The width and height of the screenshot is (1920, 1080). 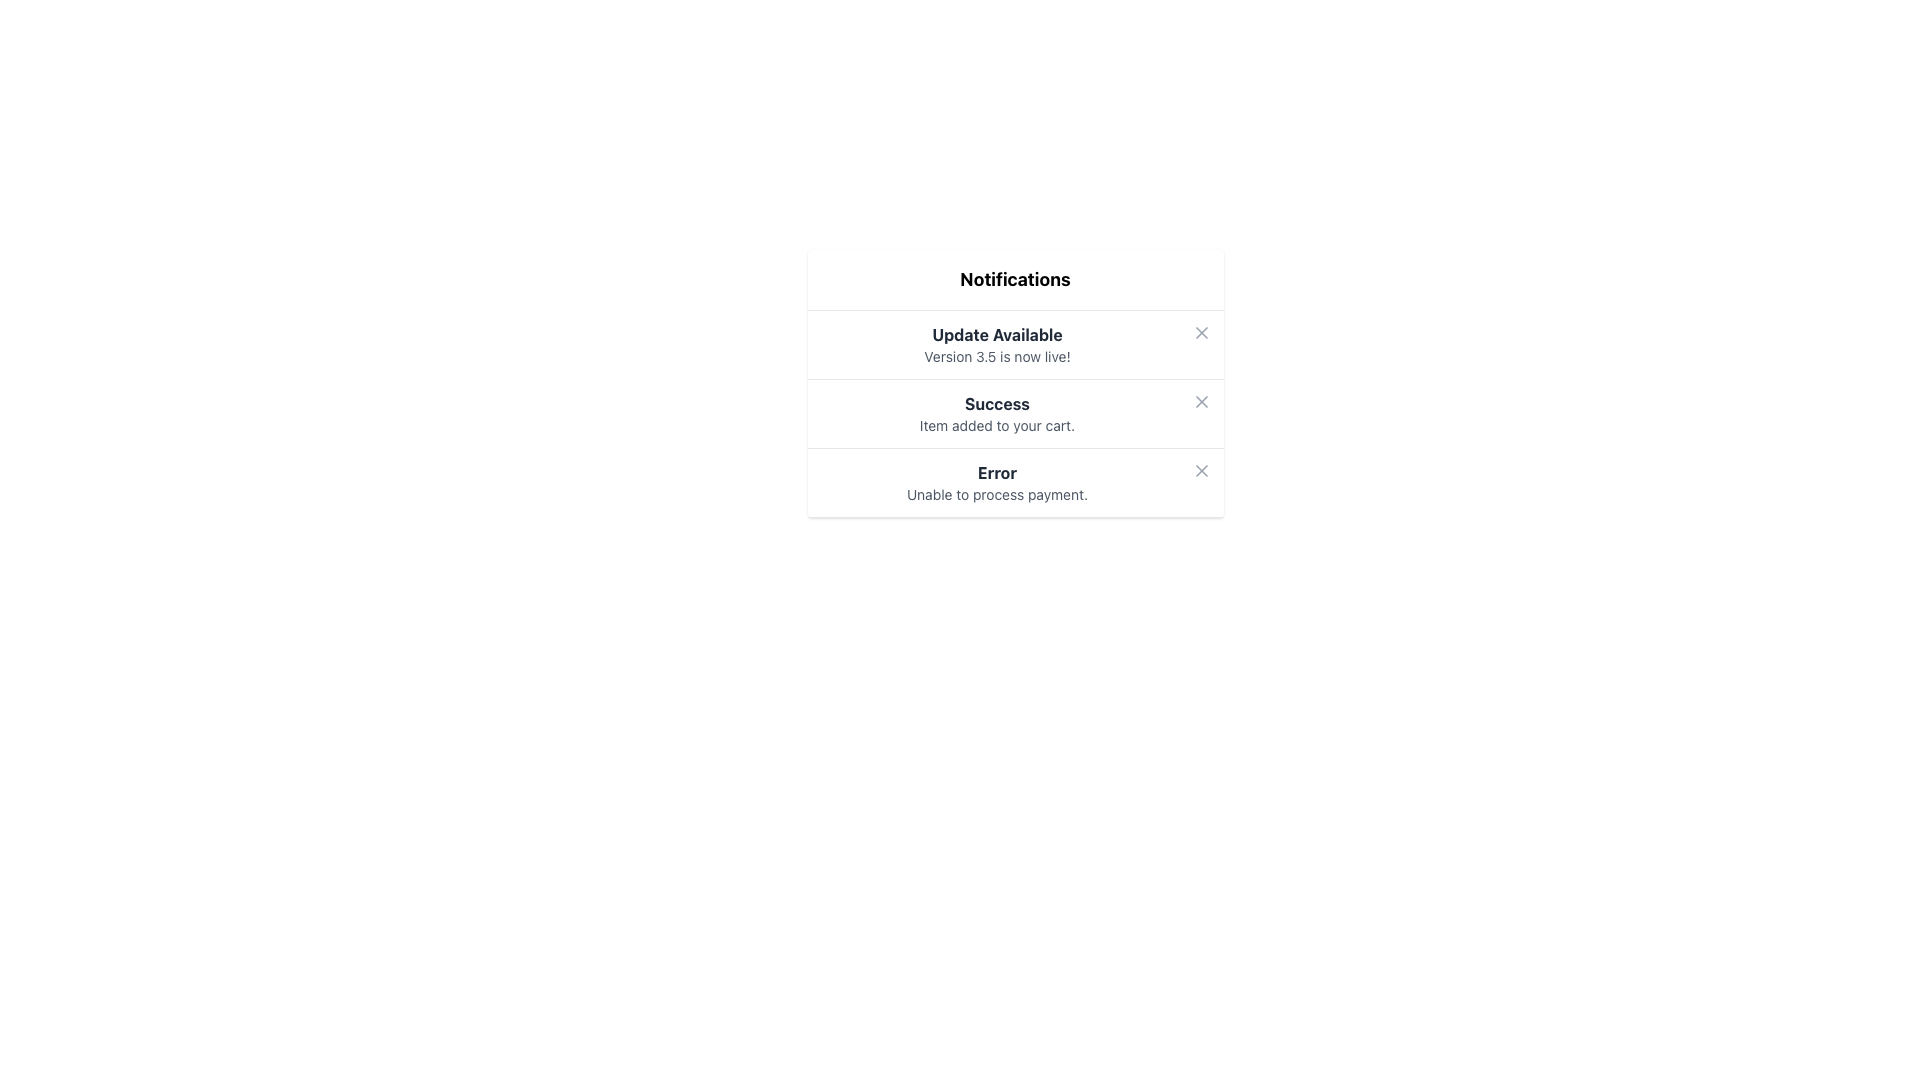 I want to click on the notification message confirming that an item has been successfully added to the shopping cart, located below the 'Success' header in the notification card, so click(x=997, y=424).